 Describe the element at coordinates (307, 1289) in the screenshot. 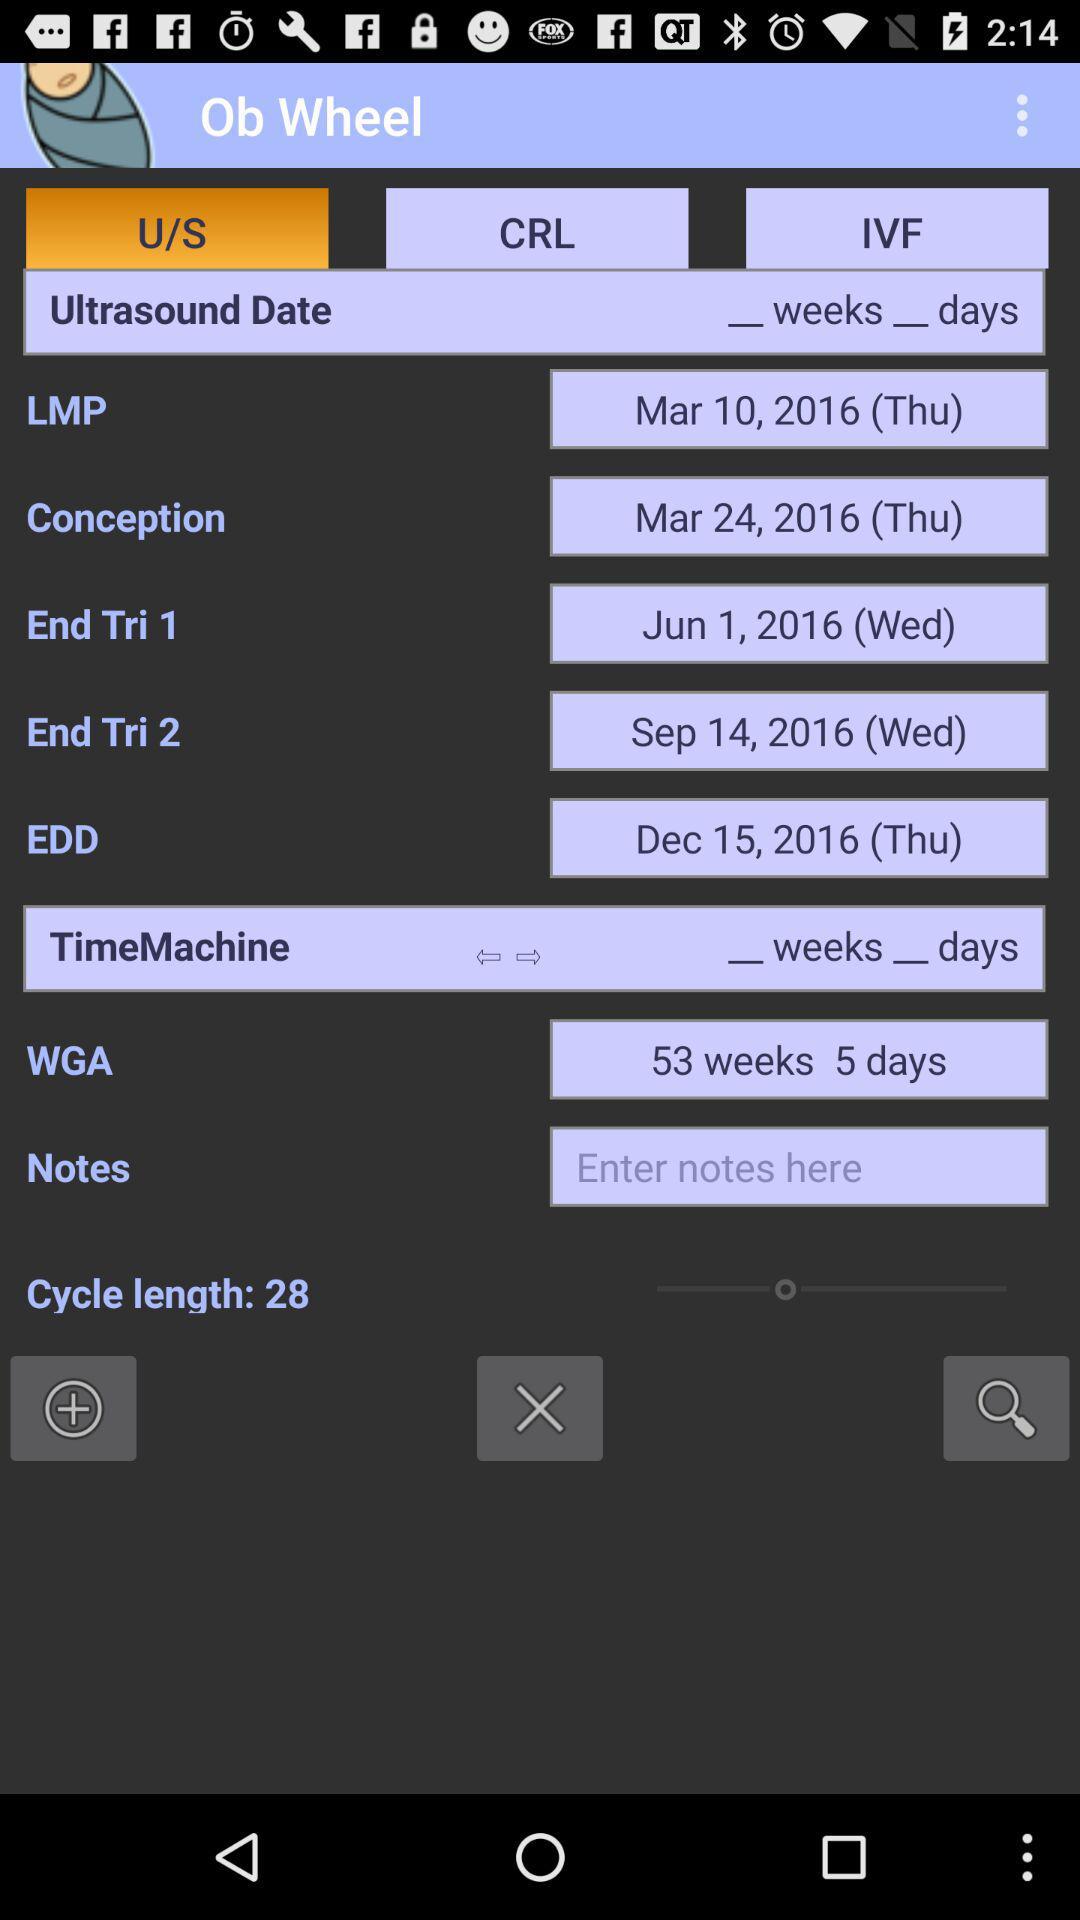

I see `the cycle length: 28 item` at that location.